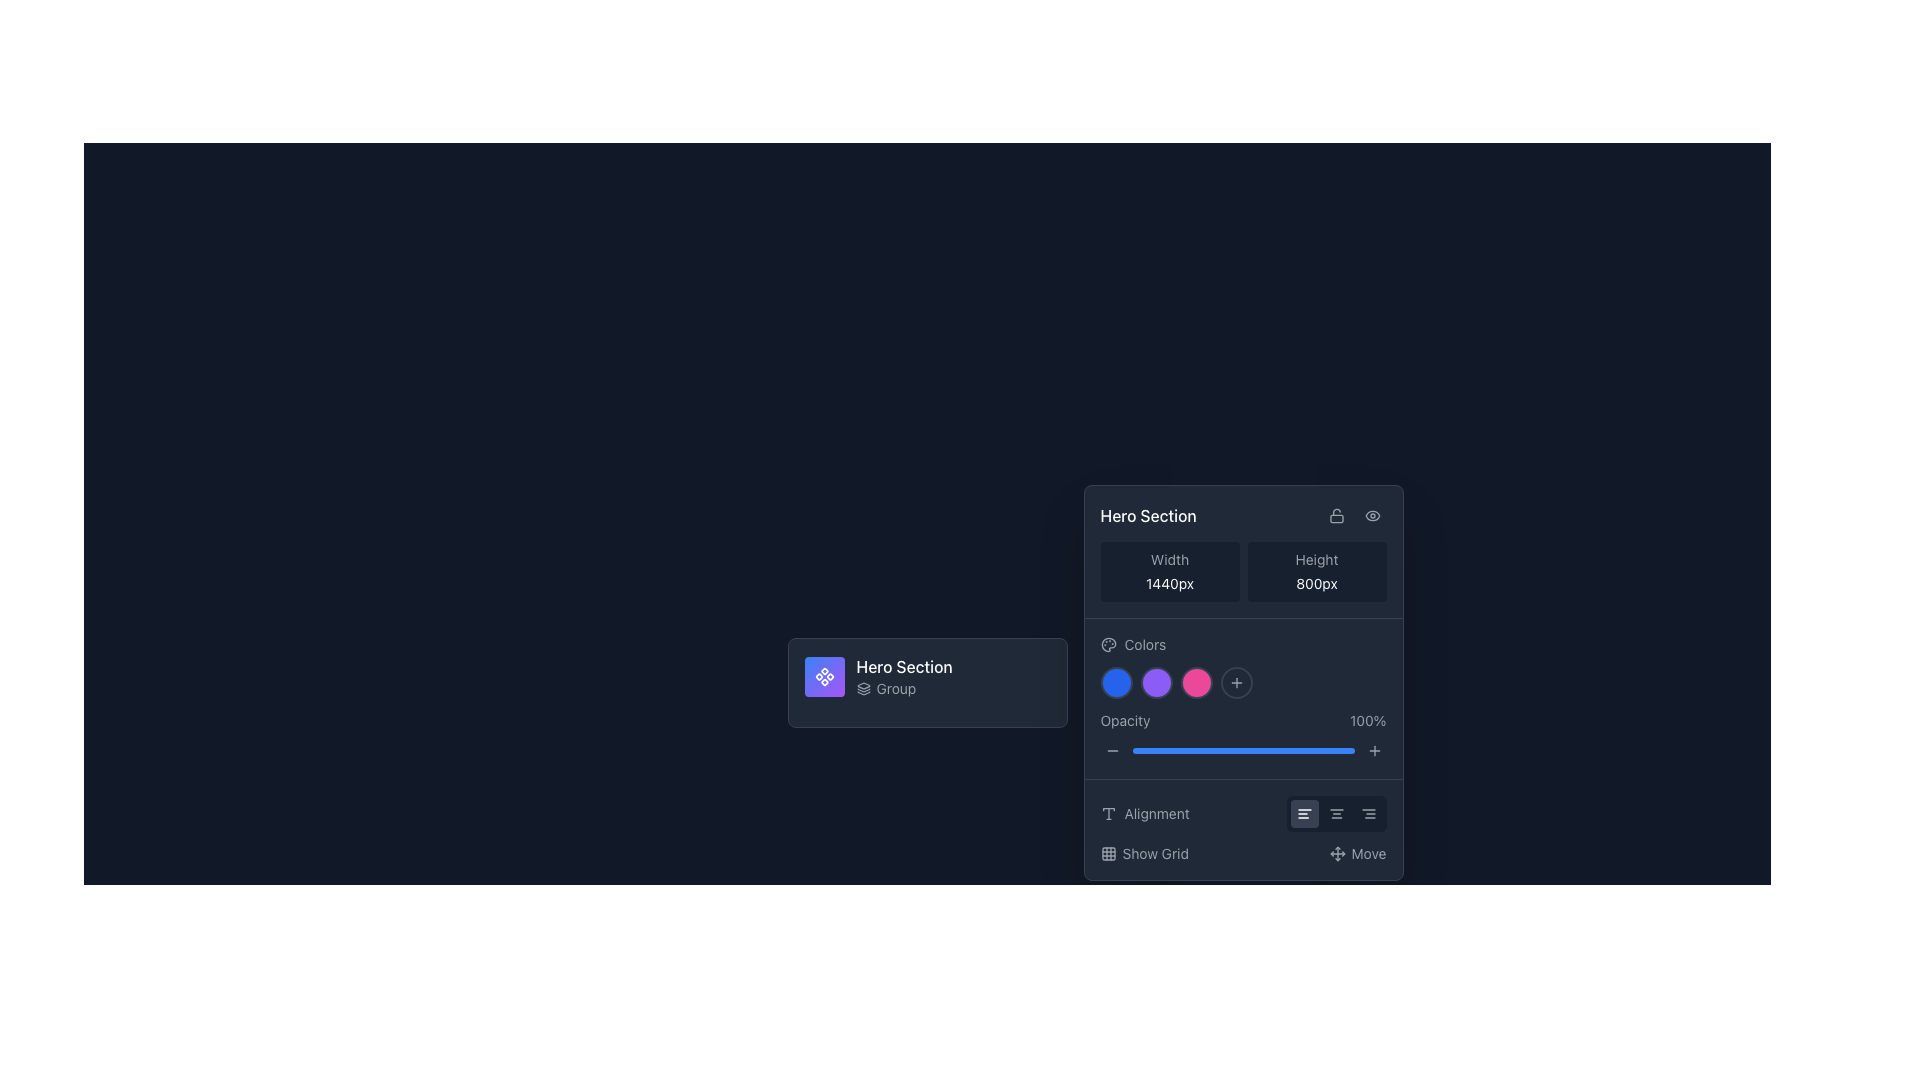 The width and height of the screenshot is (1920, 1080). I want to click on the Text Display Unit that shows the height dimension of the 'Hero Section' component, located in the right-side panel titled 'Hero Section', so click(1316, 571).